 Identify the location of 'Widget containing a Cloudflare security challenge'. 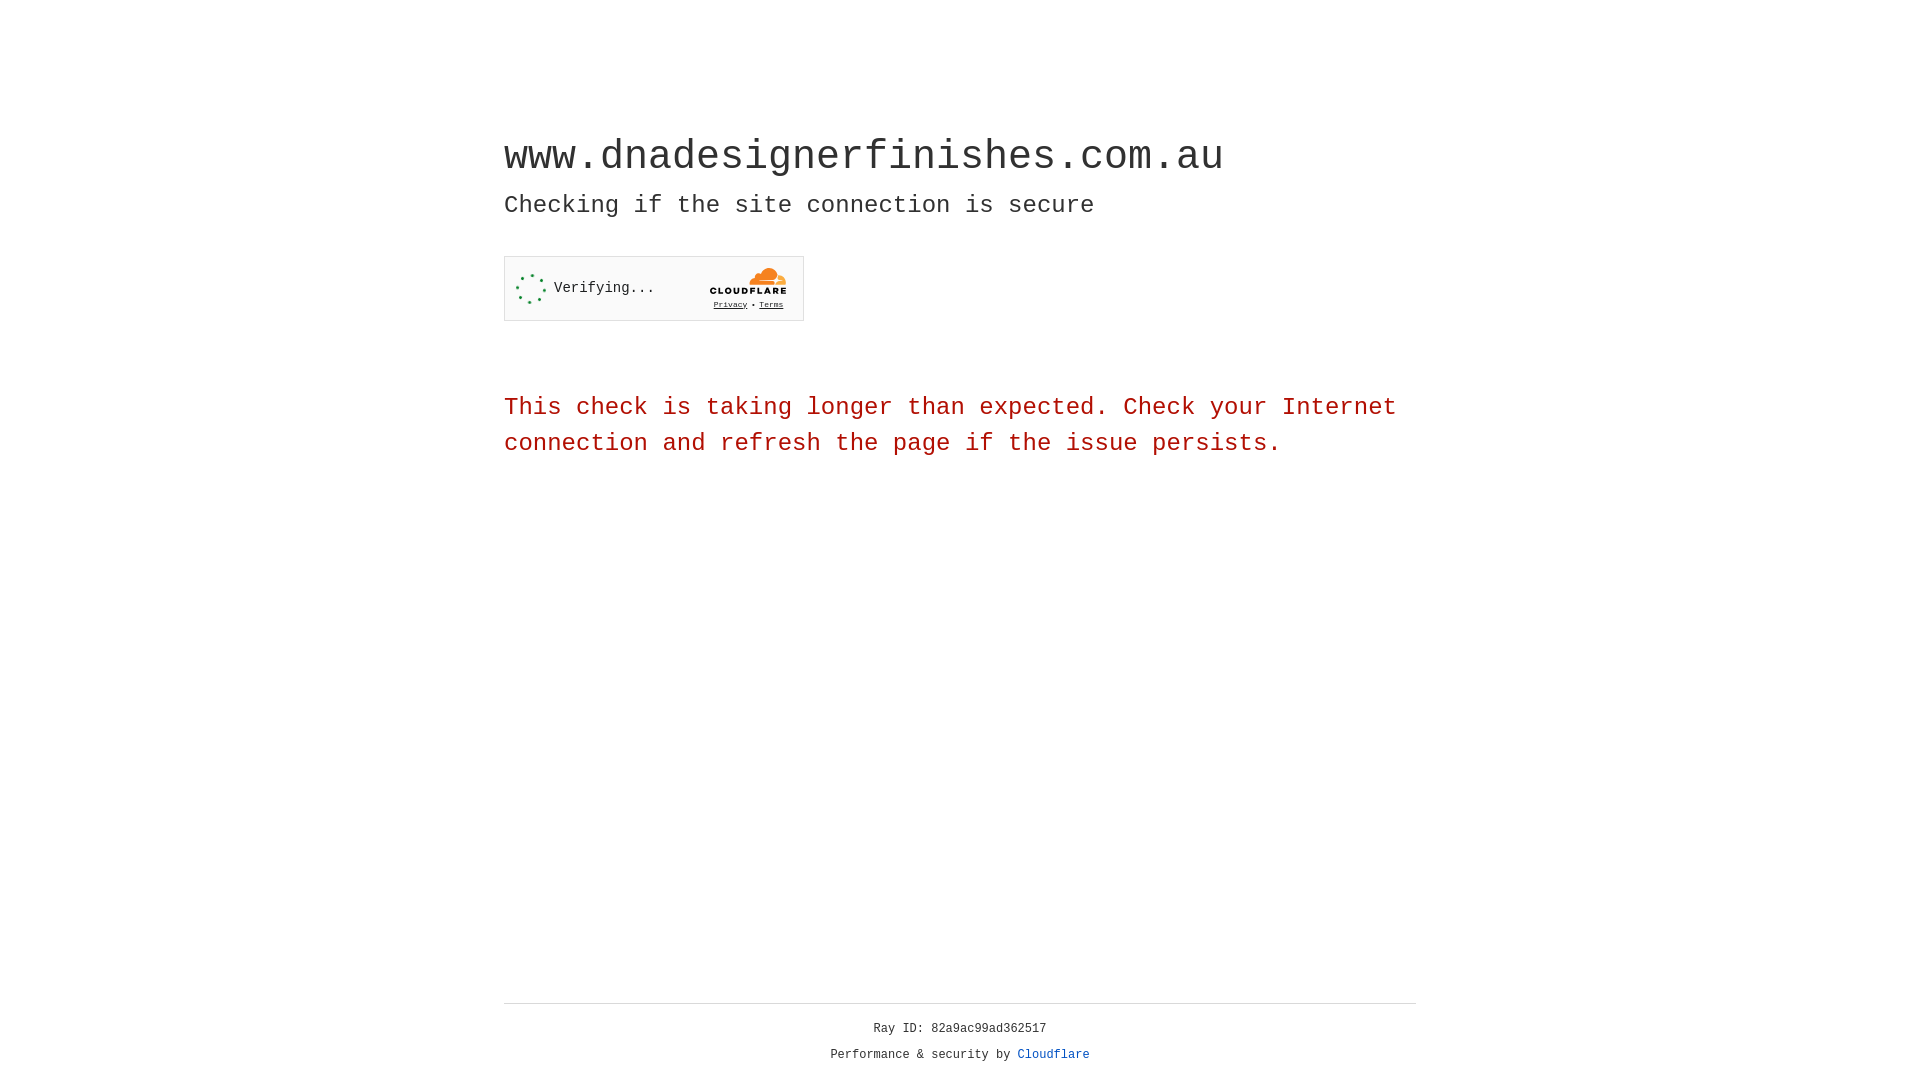
(653, 288).